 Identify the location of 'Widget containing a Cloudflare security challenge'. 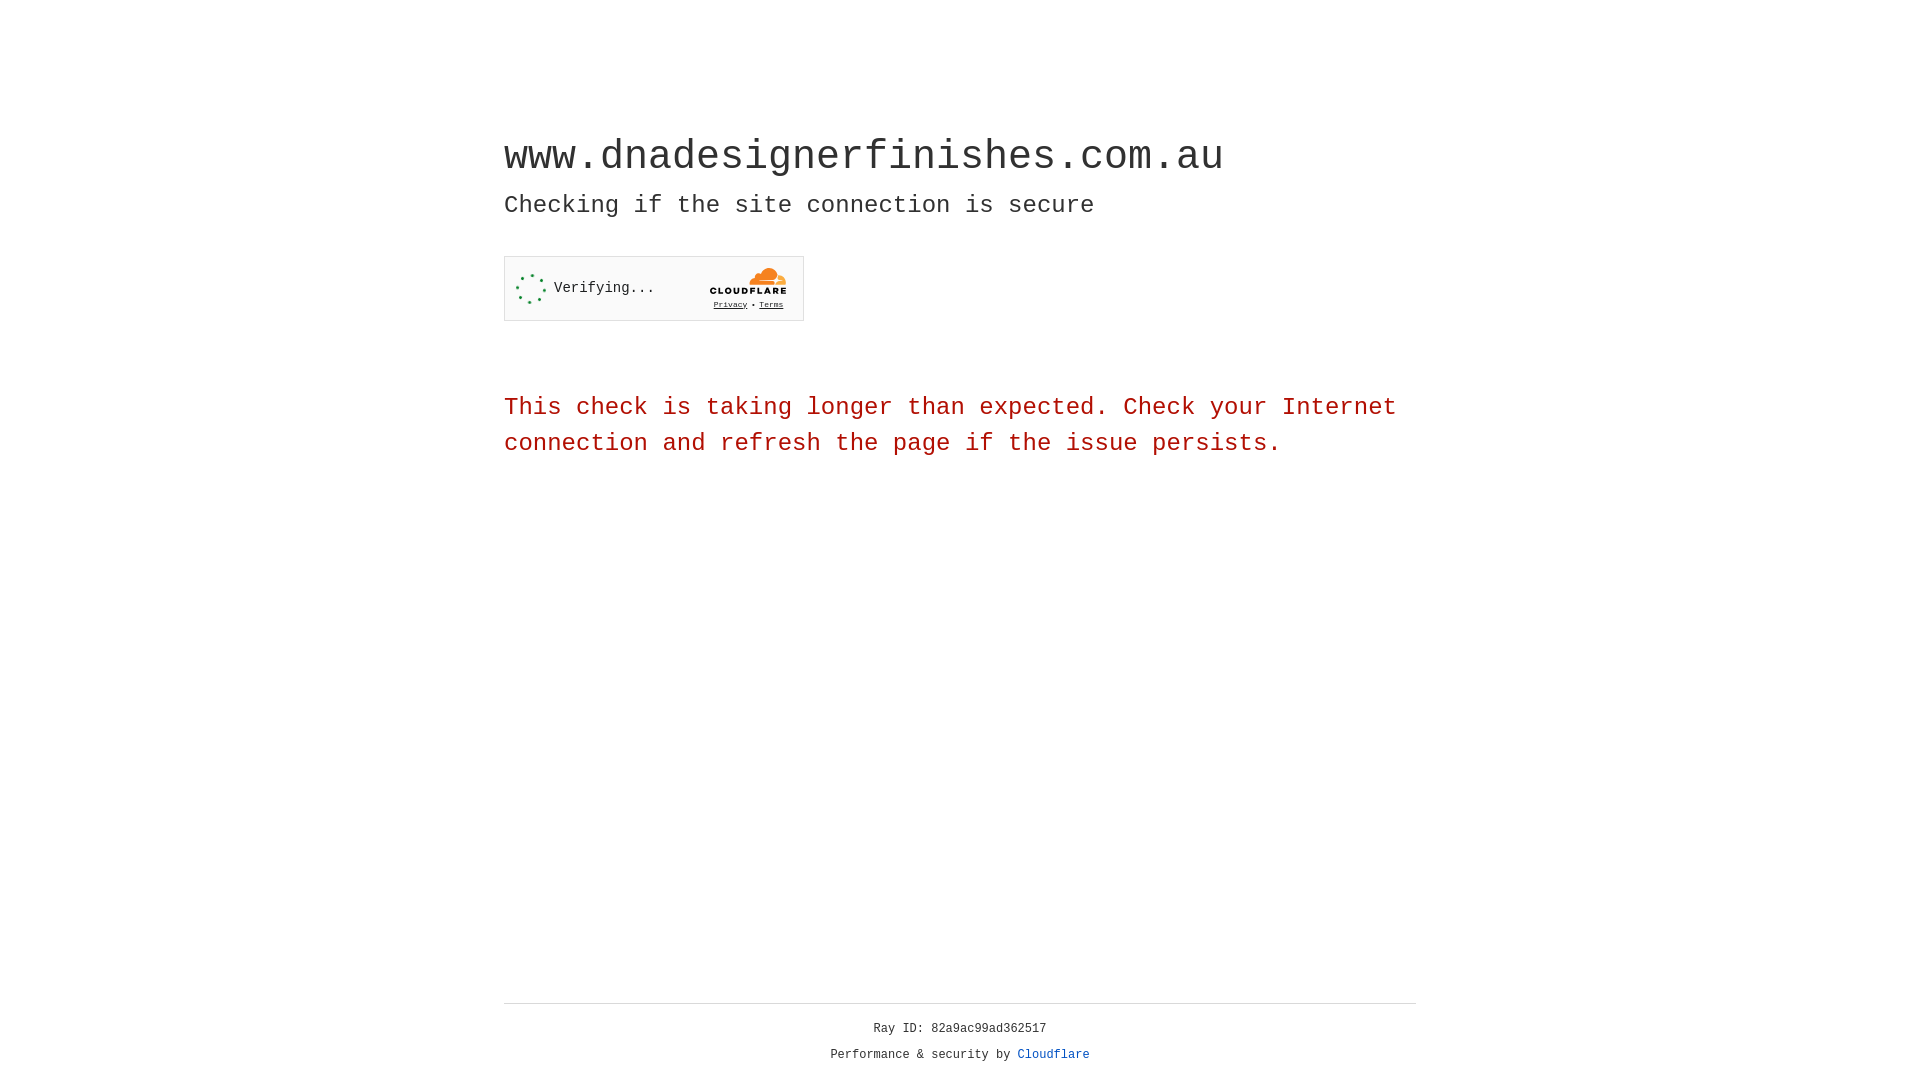
(653, 288).